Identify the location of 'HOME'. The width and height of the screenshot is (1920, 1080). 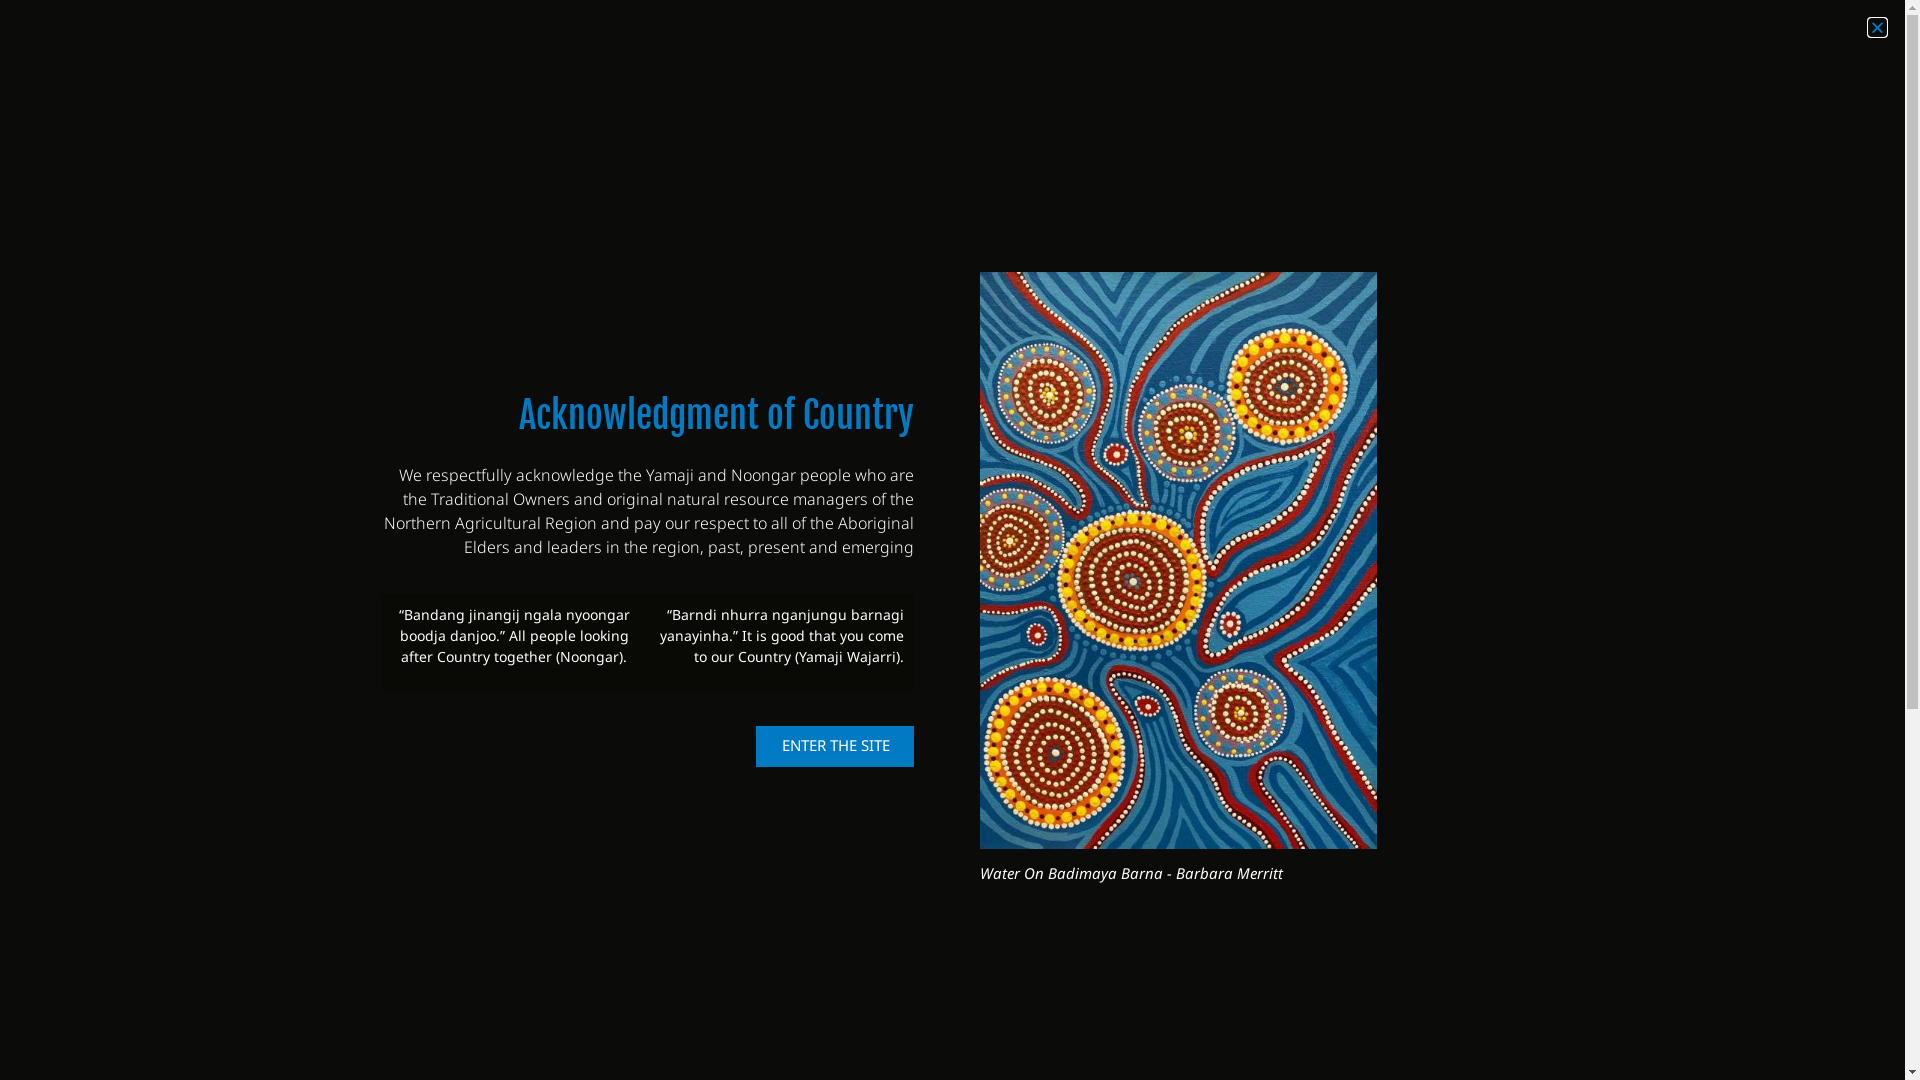
(849, 103).